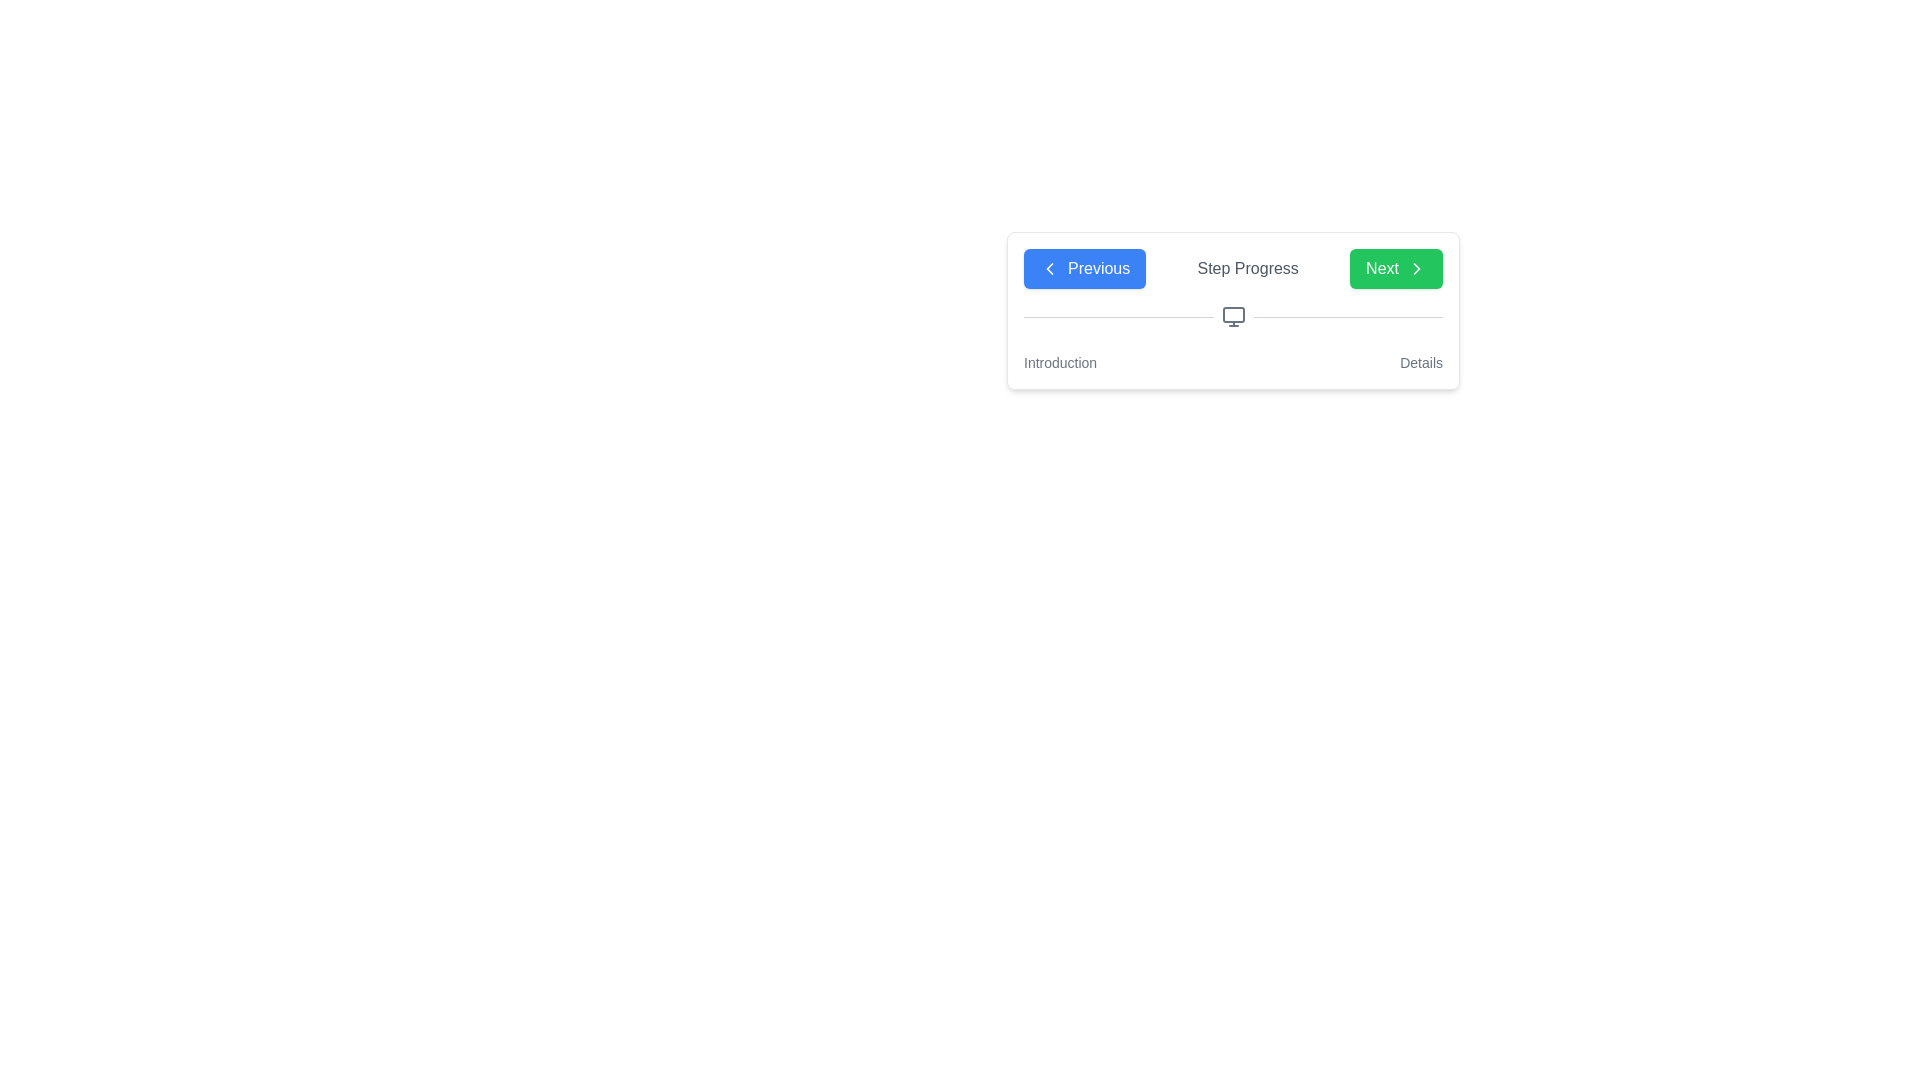 The image size is (1920, 1080). What do you see at coordinates (1084, 268) in the screenshot?
I see `the 'Previous' button, which is a rectangular button with rounded corners, blue background, and white text` at bounding box center [1084, 268].